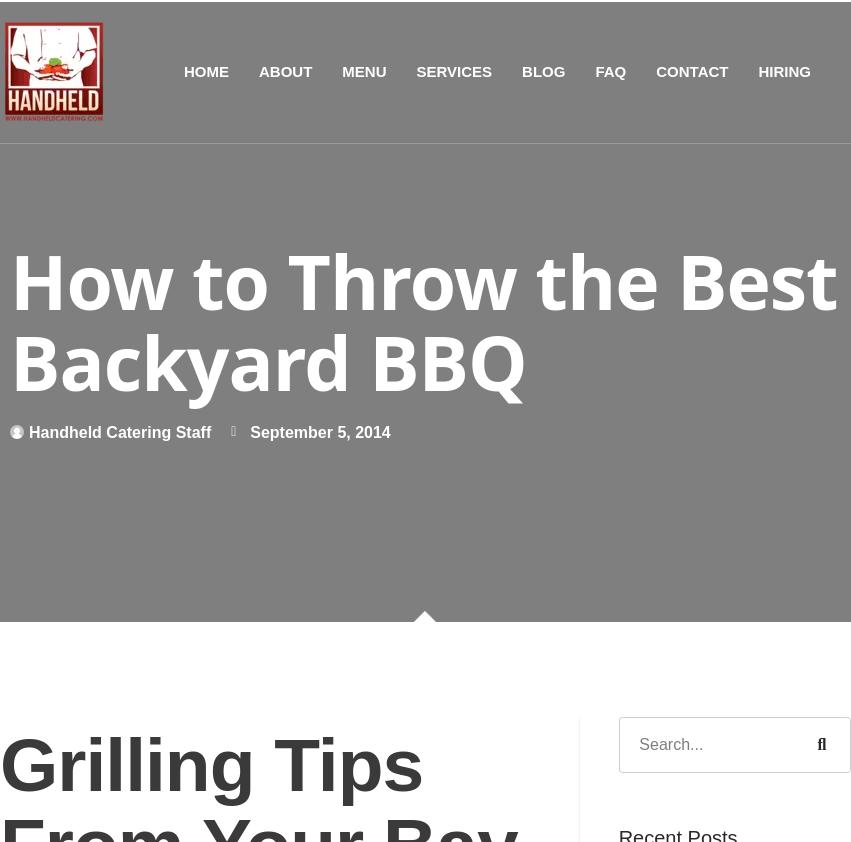  What do you see at coordinates (414, 69) in the screenshot?
I see `'SERVICES'` at bounding box center [414, 69].